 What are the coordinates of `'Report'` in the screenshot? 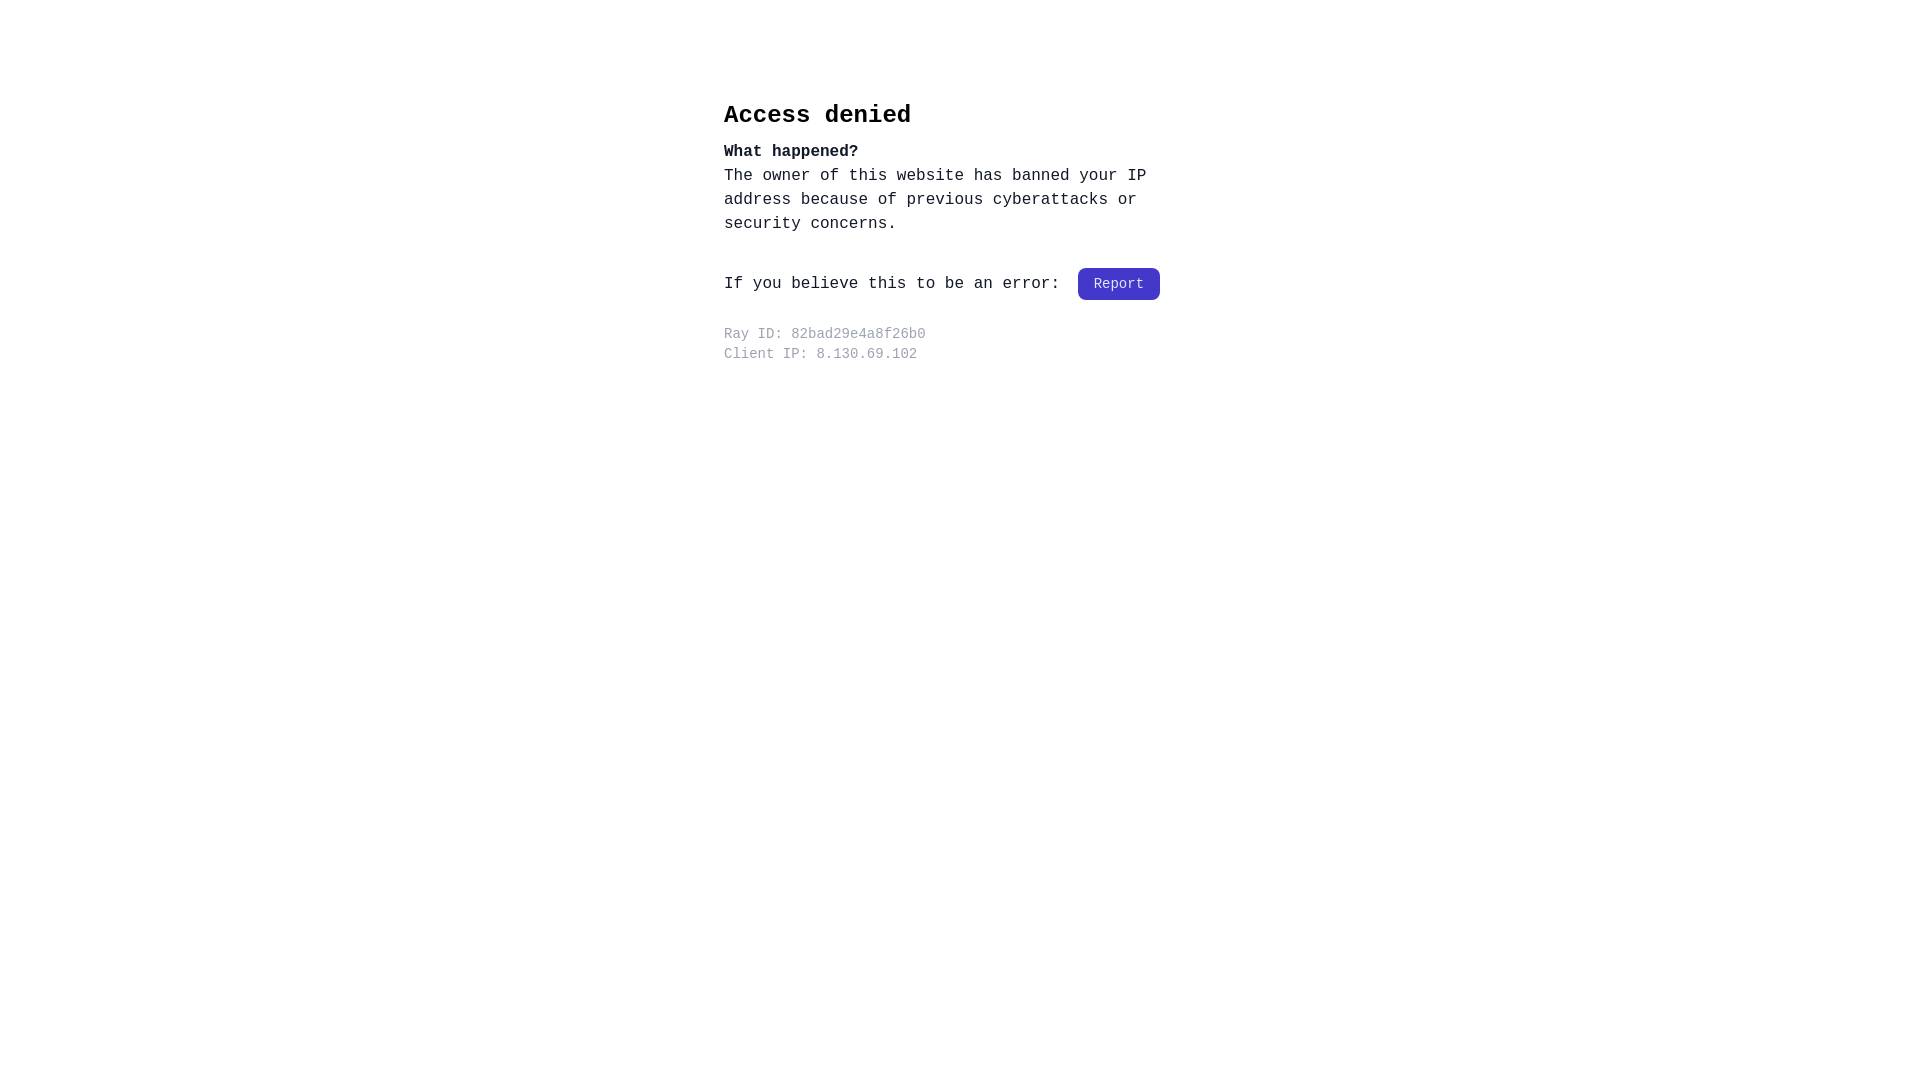 It's located at (1117, 284).